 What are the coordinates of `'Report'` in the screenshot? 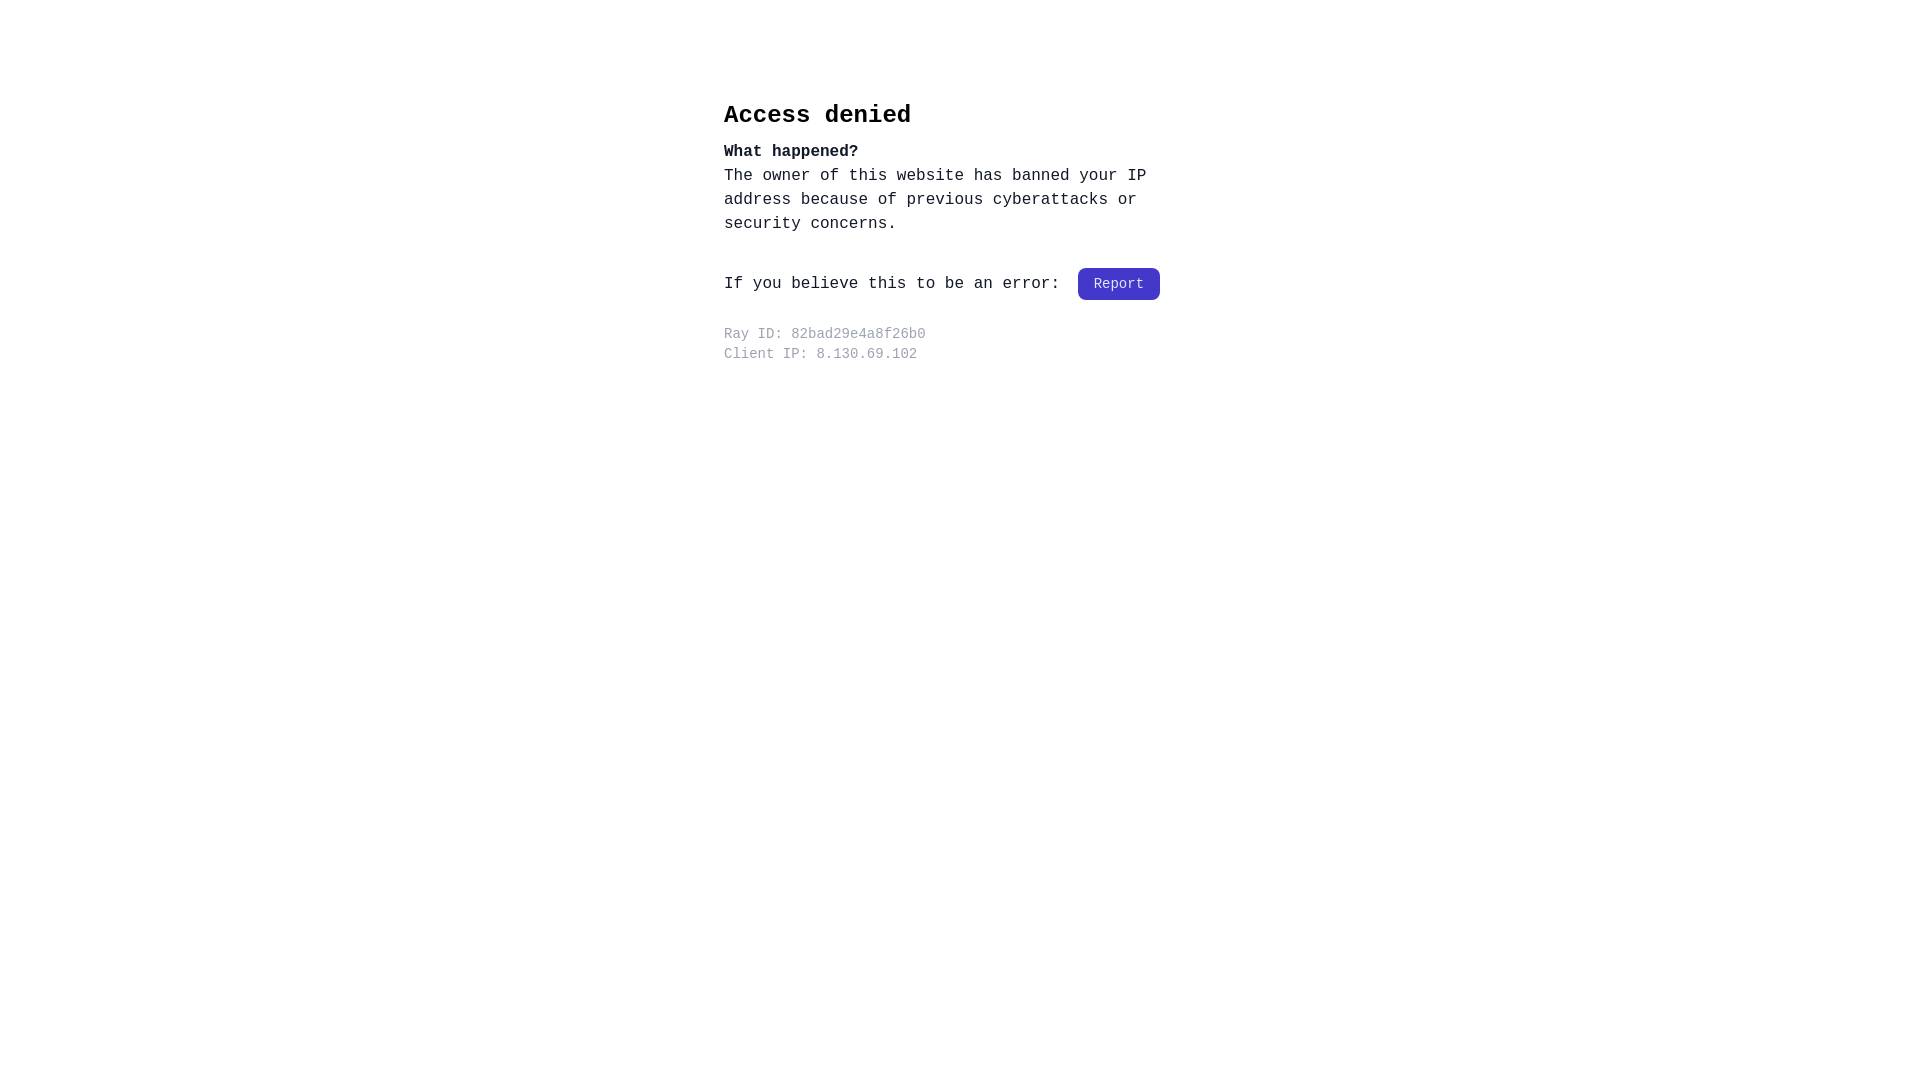 It's located at (1117, 284).